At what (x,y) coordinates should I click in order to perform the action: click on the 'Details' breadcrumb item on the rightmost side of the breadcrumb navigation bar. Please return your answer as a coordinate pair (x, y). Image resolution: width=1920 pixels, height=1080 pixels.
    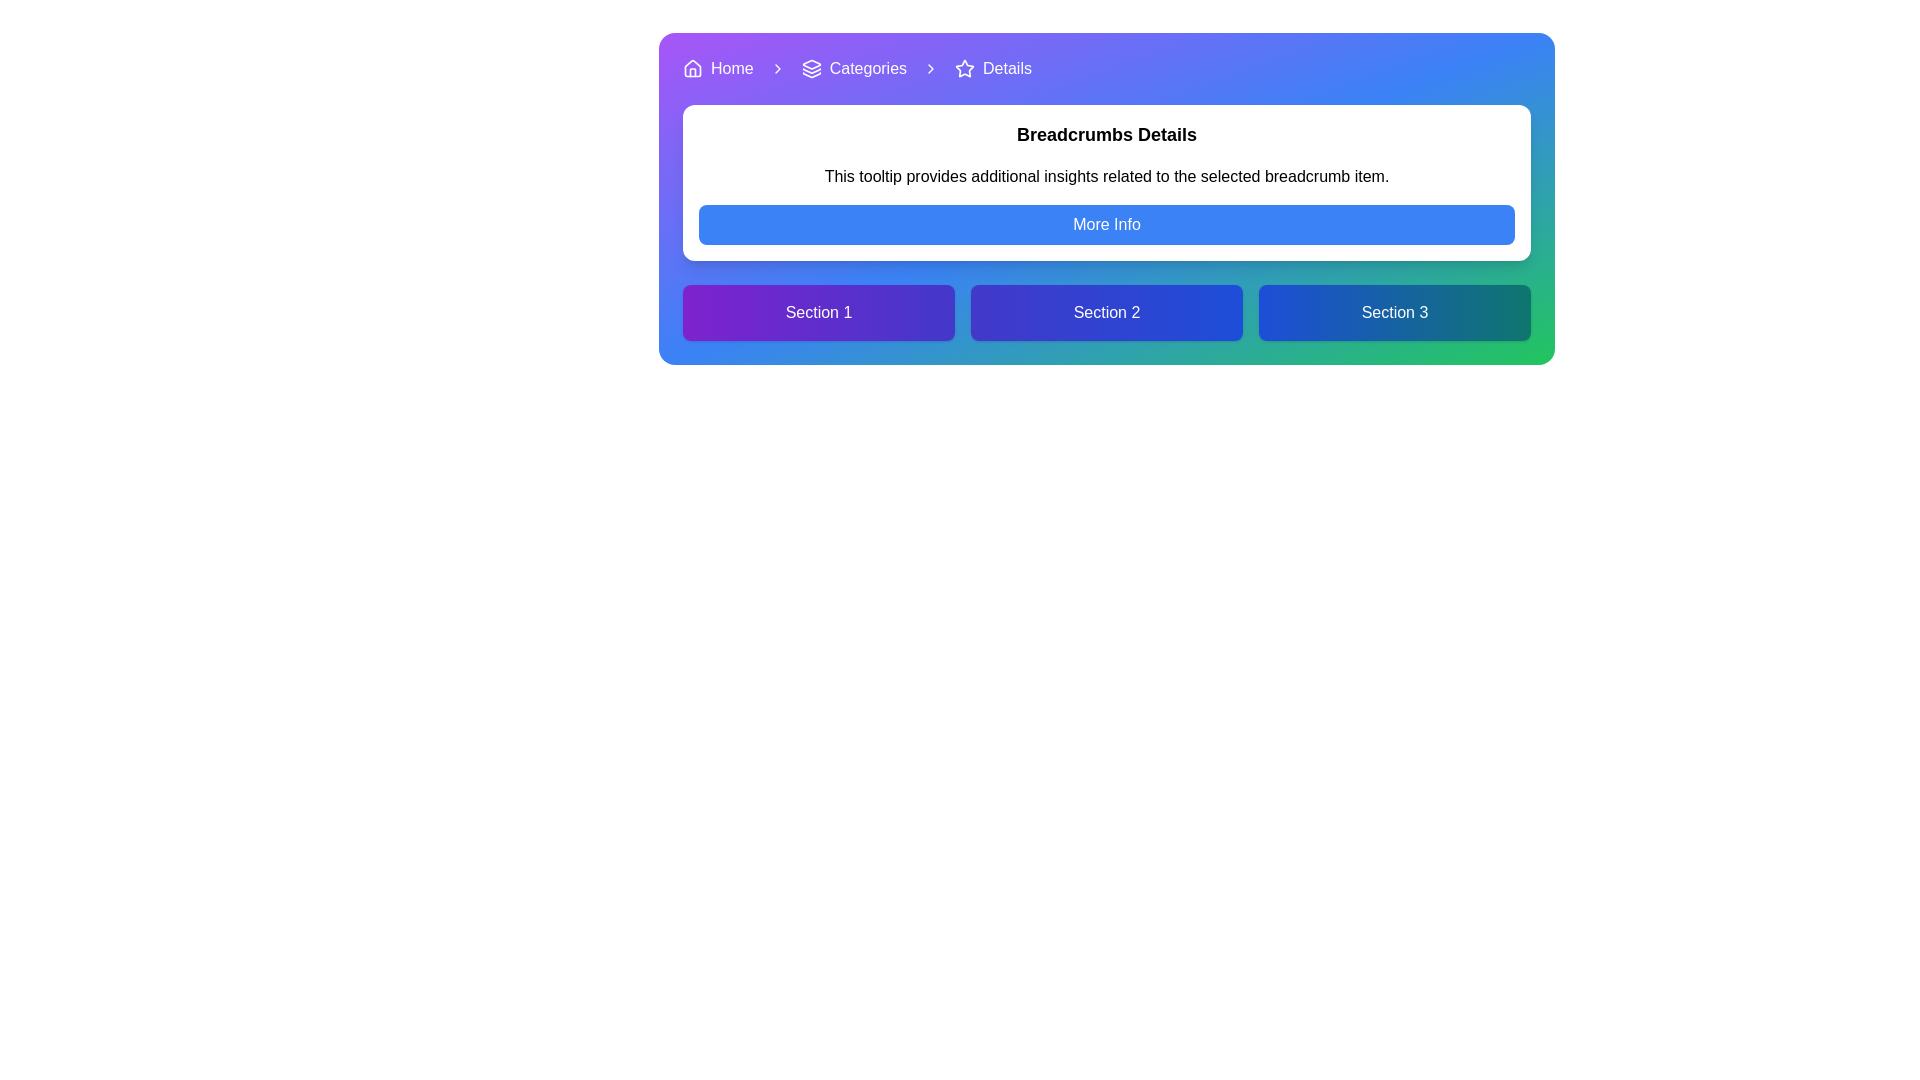
    Looking at the image, I should click on (993, 68).